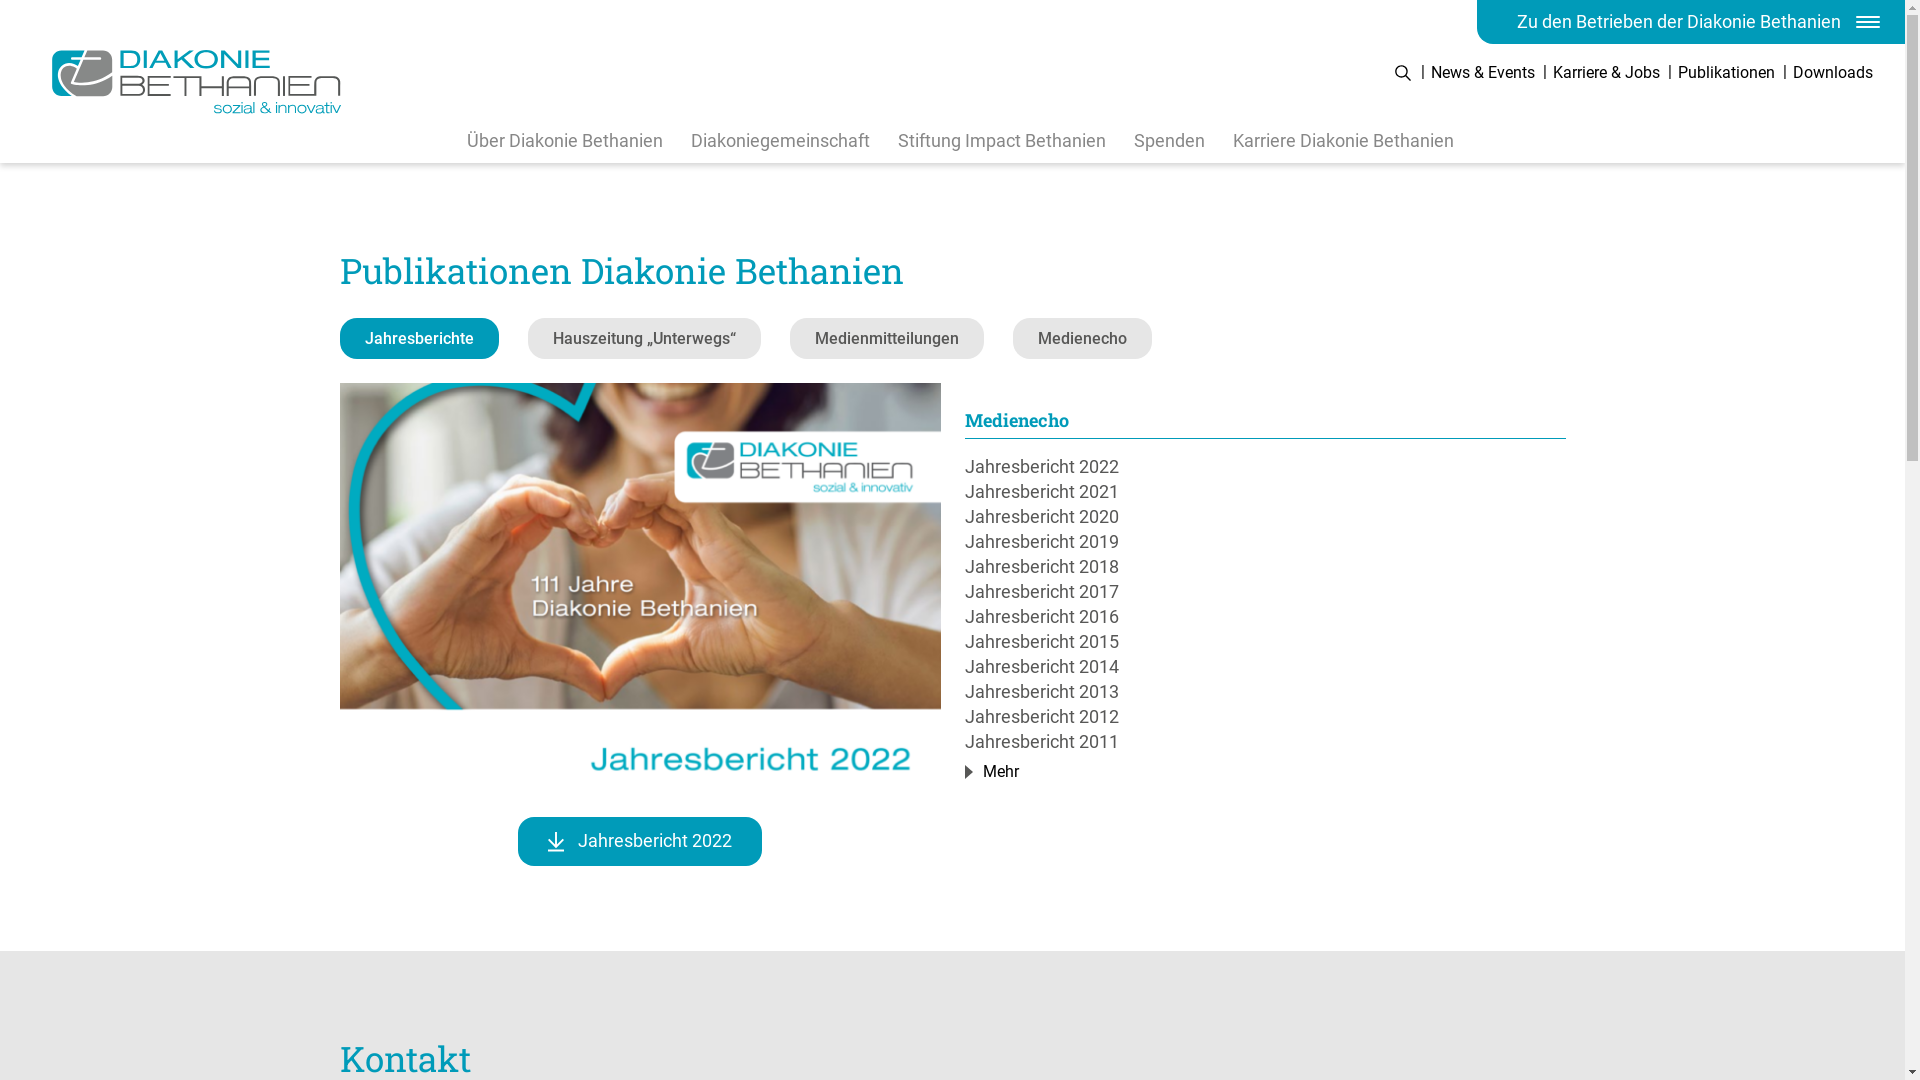 The image size is (1920, 1080). Describe the element at coordinates (1263, 666) in the screenshot. I see `'Jahresbericht 2014'` at that location.